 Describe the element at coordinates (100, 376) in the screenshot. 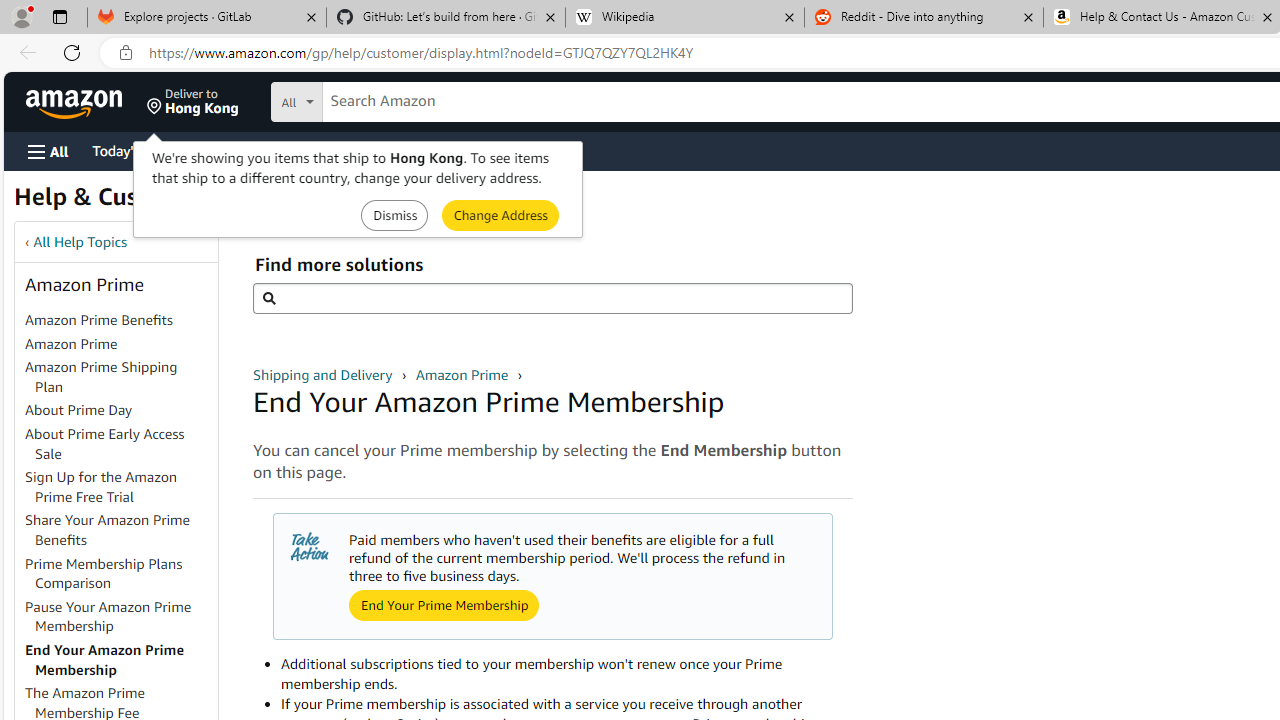

I see `'Amazon Prime Shipping Plan'` at that location.